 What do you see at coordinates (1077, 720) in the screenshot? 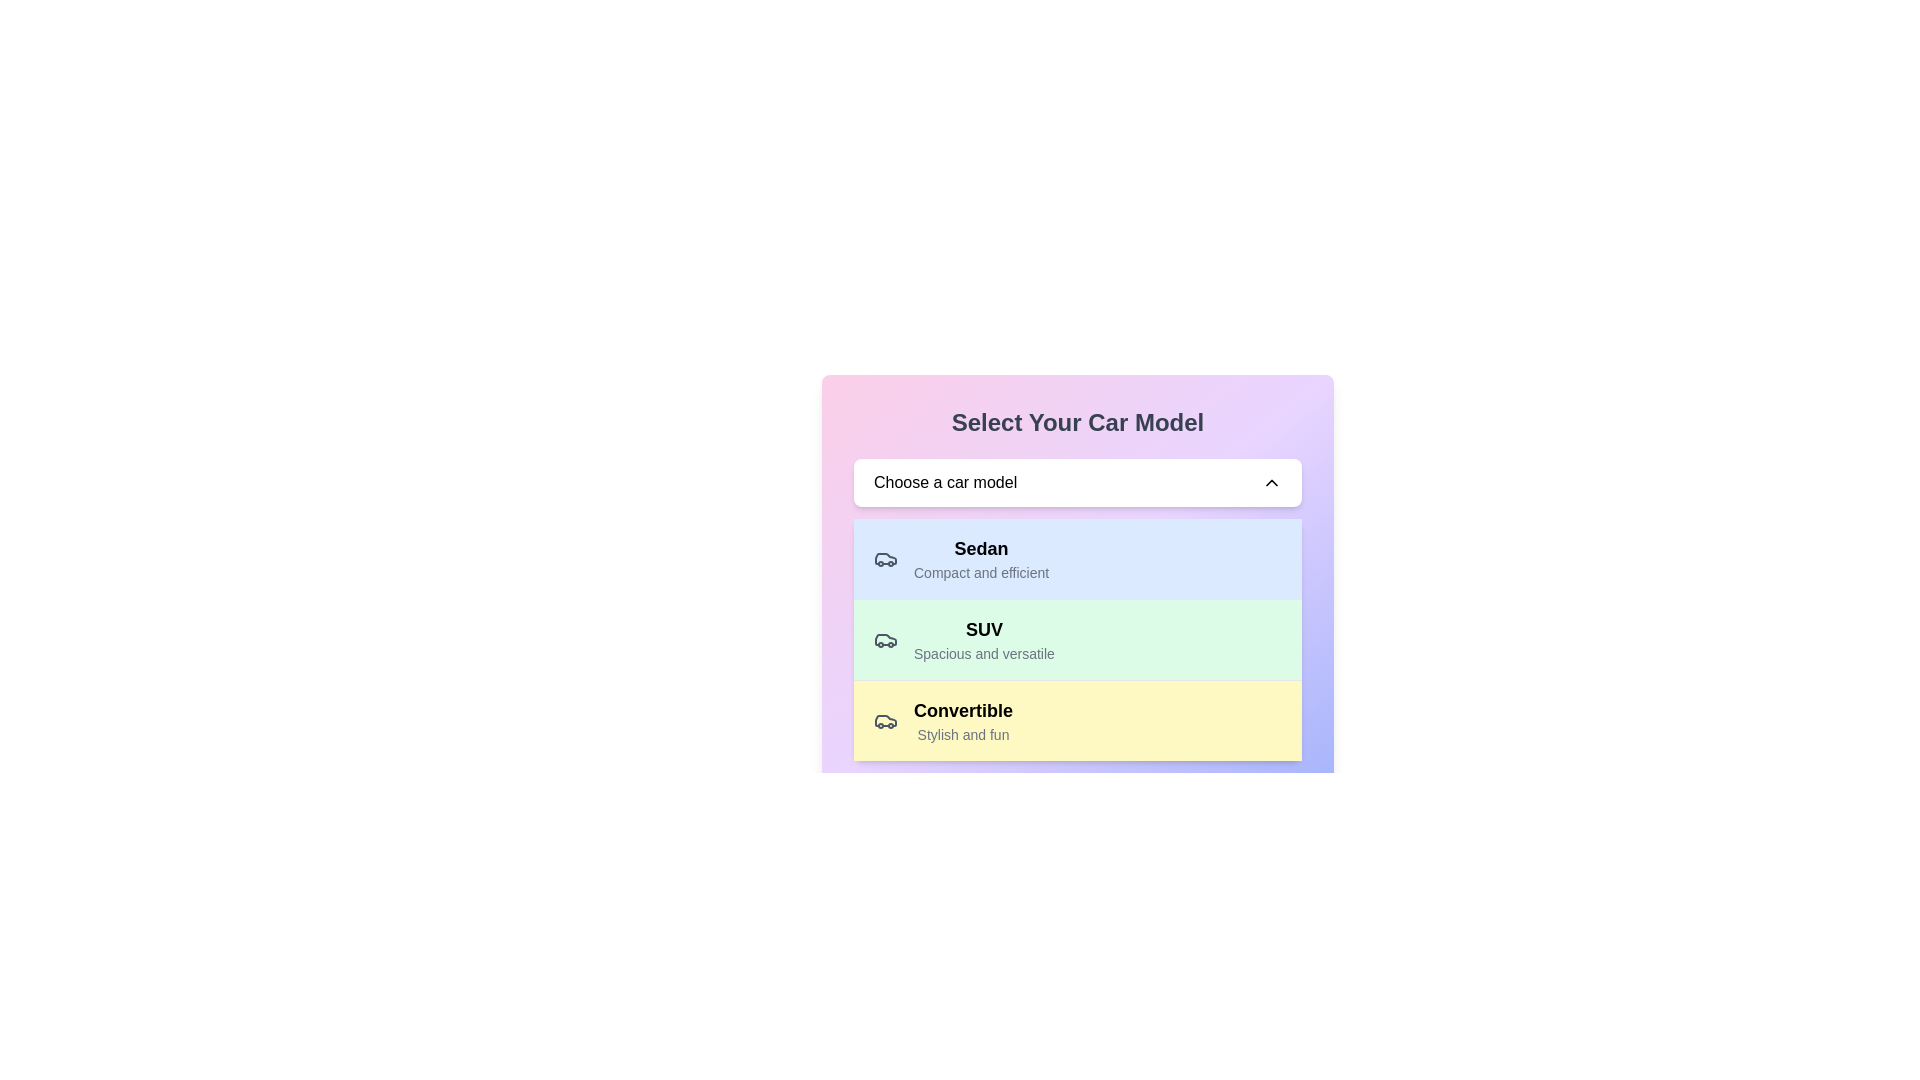
I see `the 'Convertible' car model option in the dropdown list by` at bounding box center [1077, 720].